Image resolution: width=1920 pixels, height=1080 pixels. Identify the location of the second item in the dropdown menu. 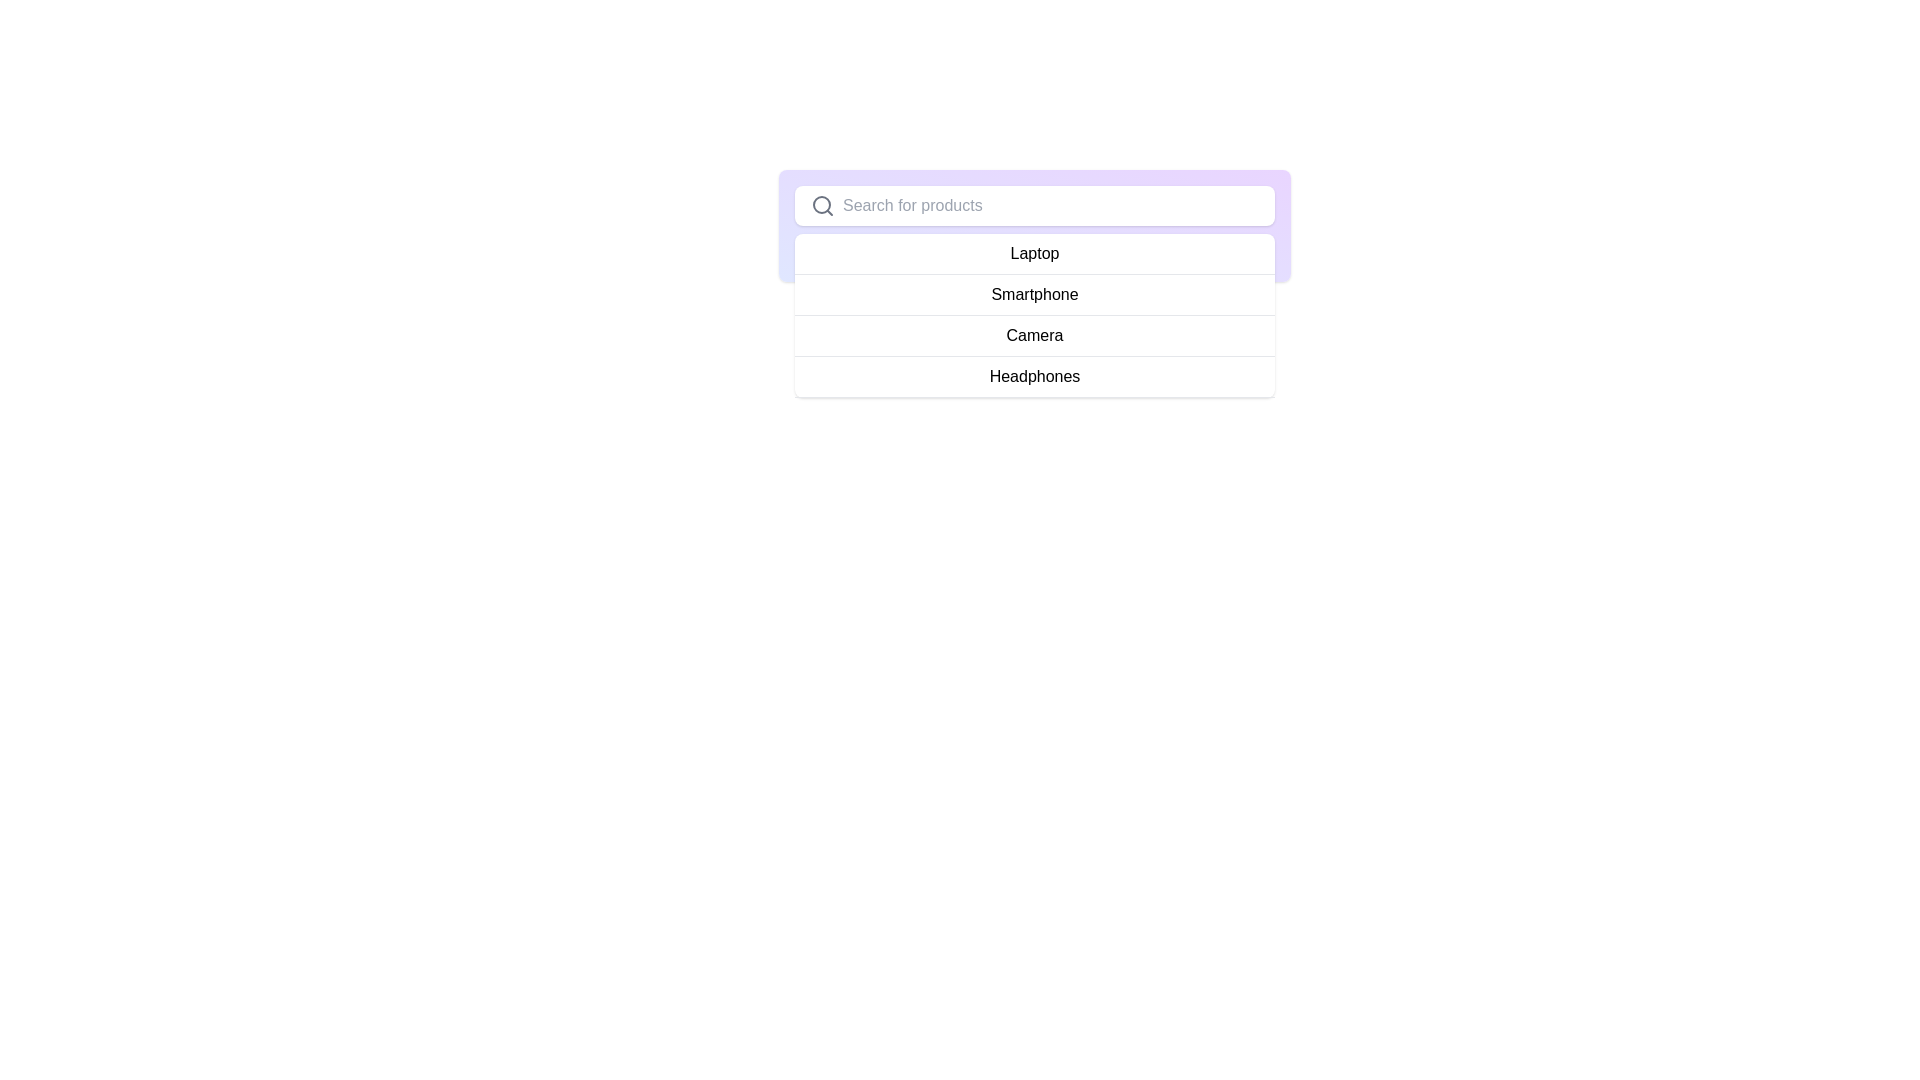
(1035, 294).